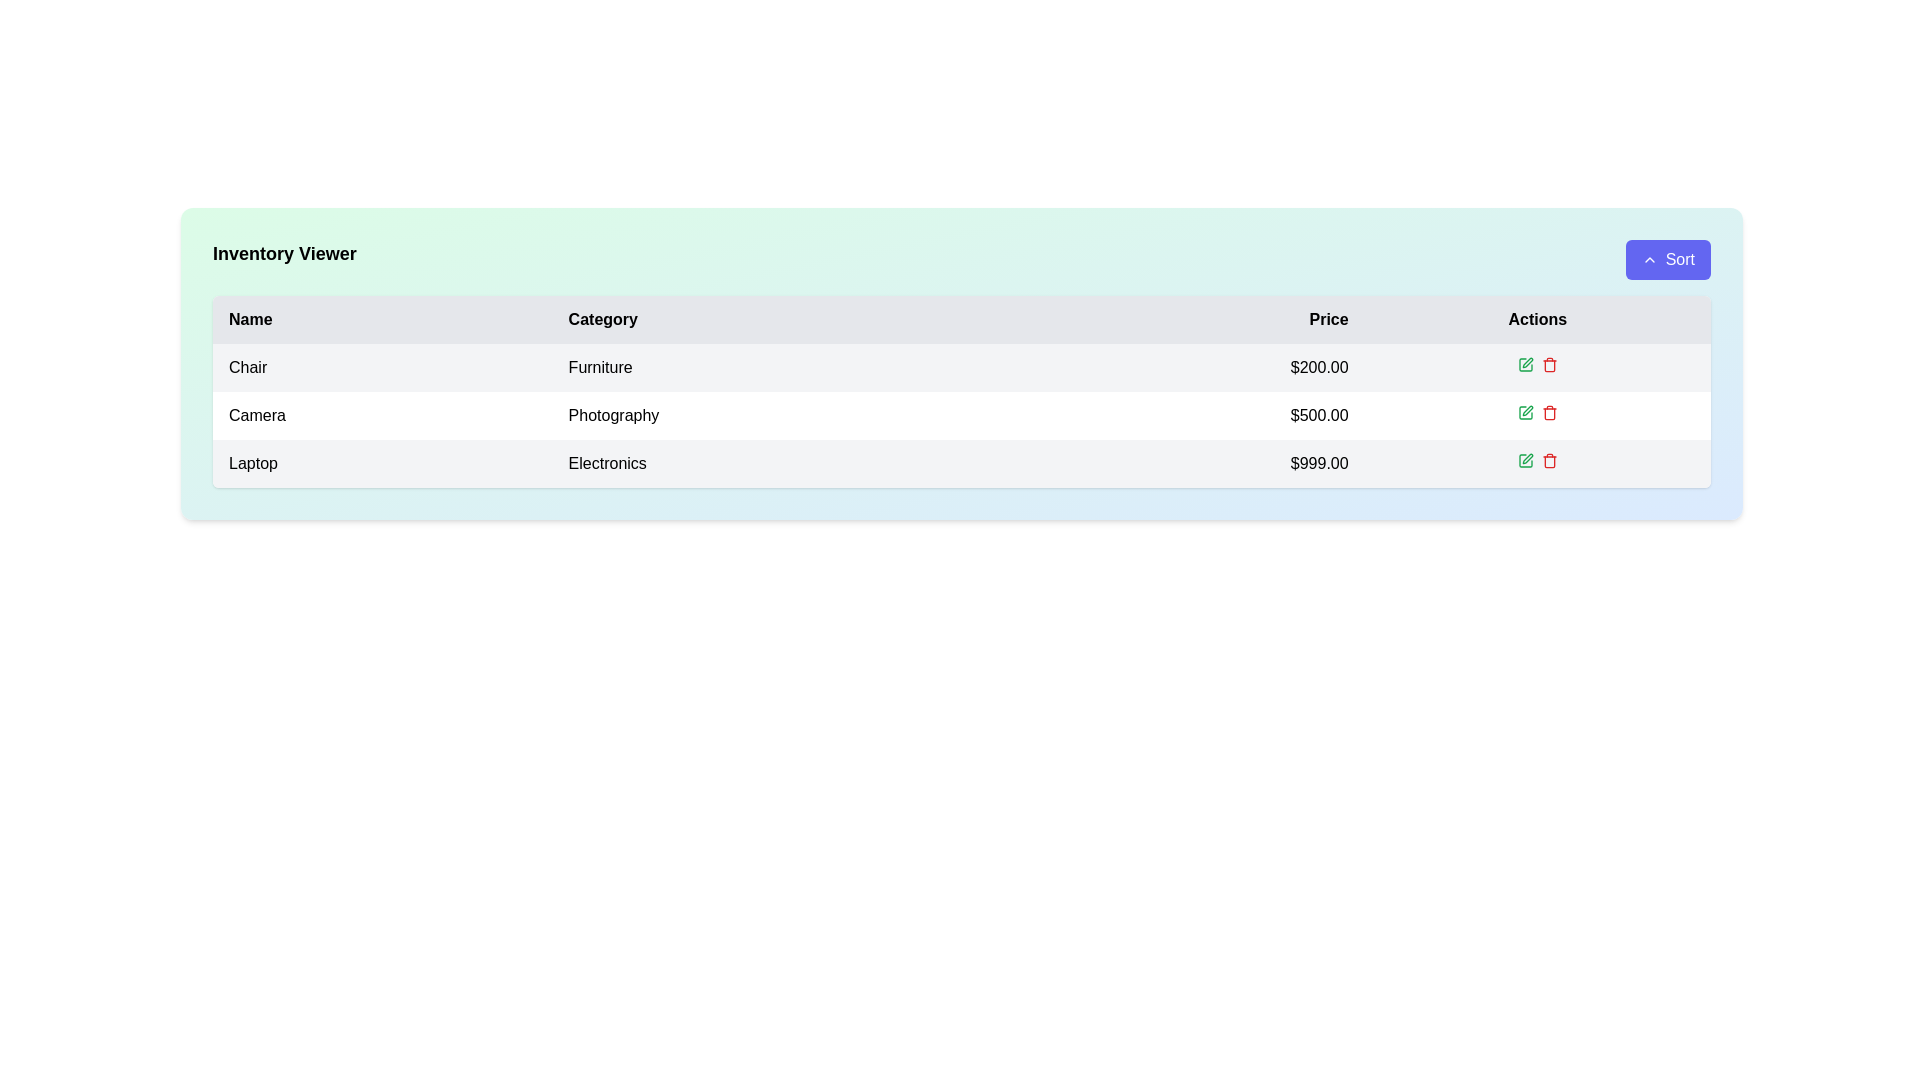 This screenshot has height=1080, width=1920. I want to click on the pen icon button located in the 'Actions' column of the second row (Camera) in the data table to initiate an edit action, so click(1526, 410).